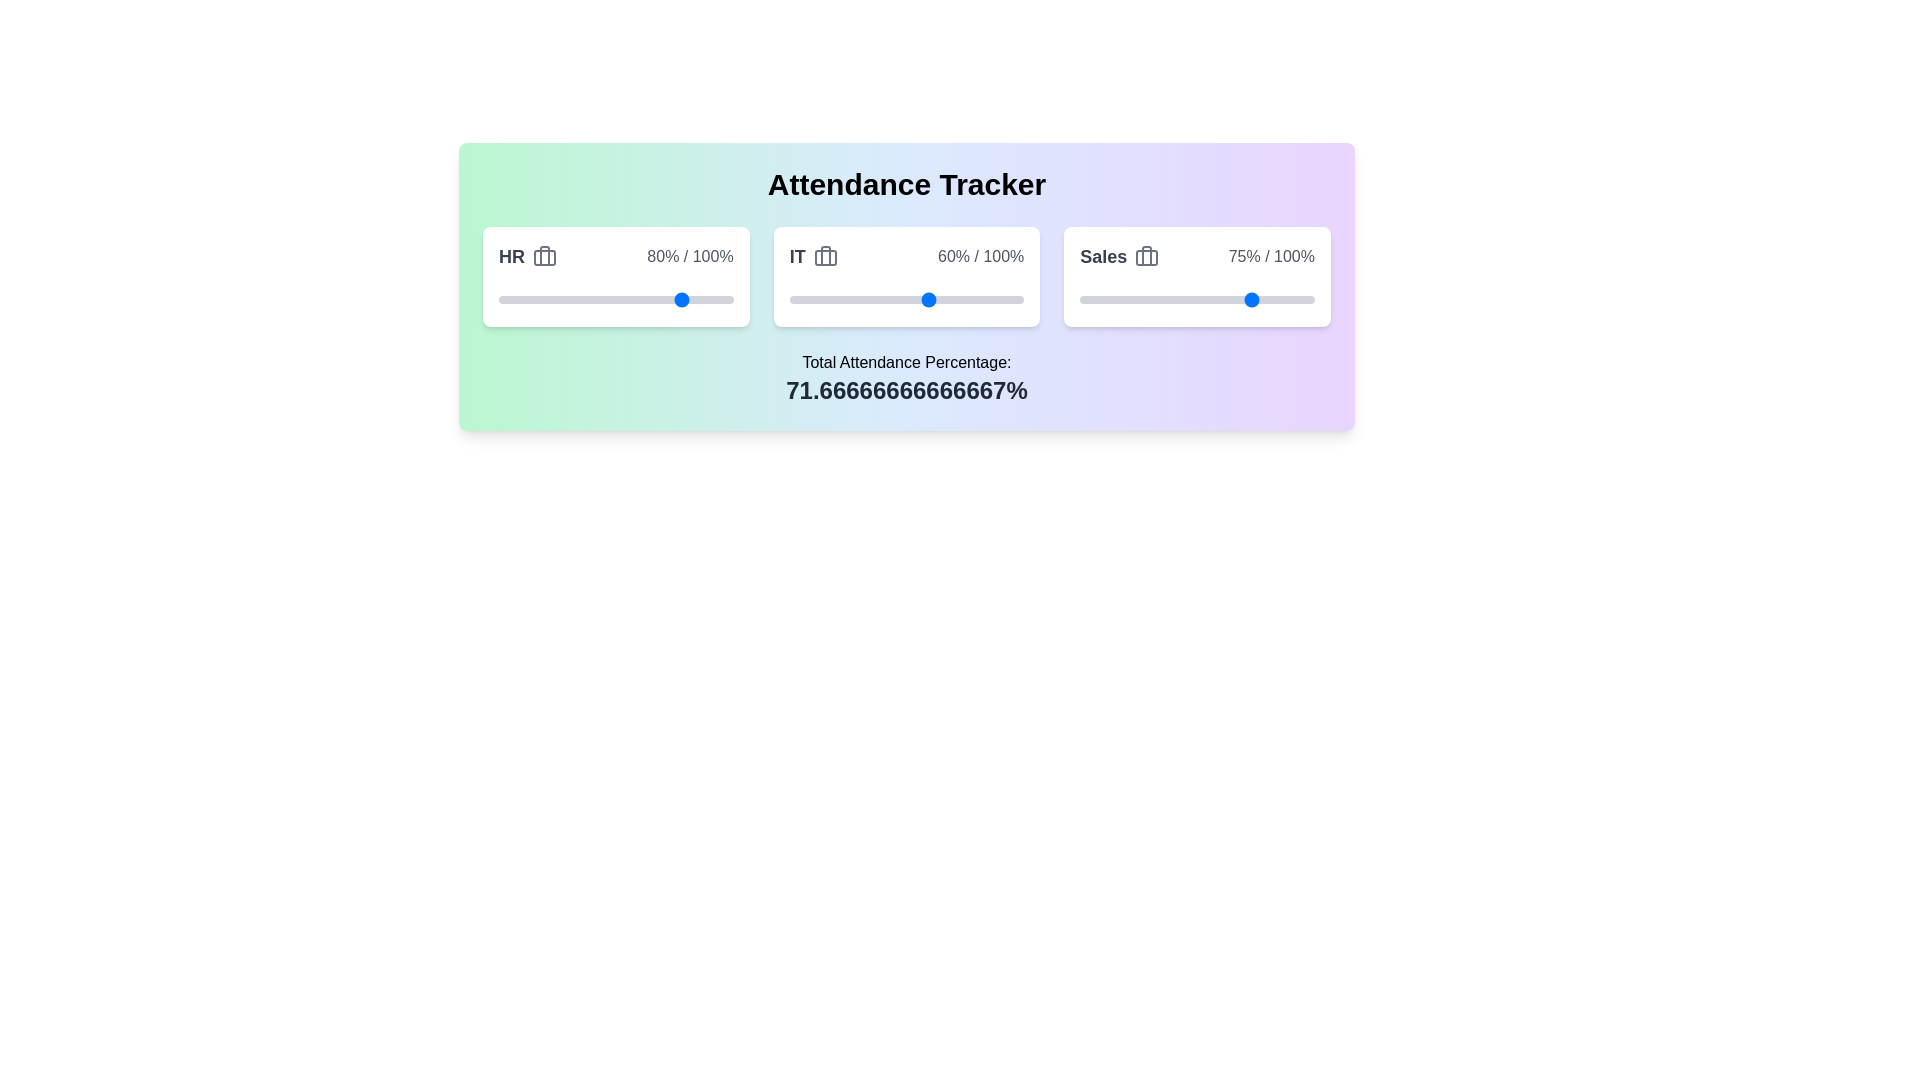 The image size is (1920, 1080). What do you see at coordinates (813, 256) in the screenshot?
I see `the text 'IT' styled with a bold font and dark gray color, which is accompanied by a briefcase icon, located in the second card above '60% / 100%'` at bounding box center [813, 256].